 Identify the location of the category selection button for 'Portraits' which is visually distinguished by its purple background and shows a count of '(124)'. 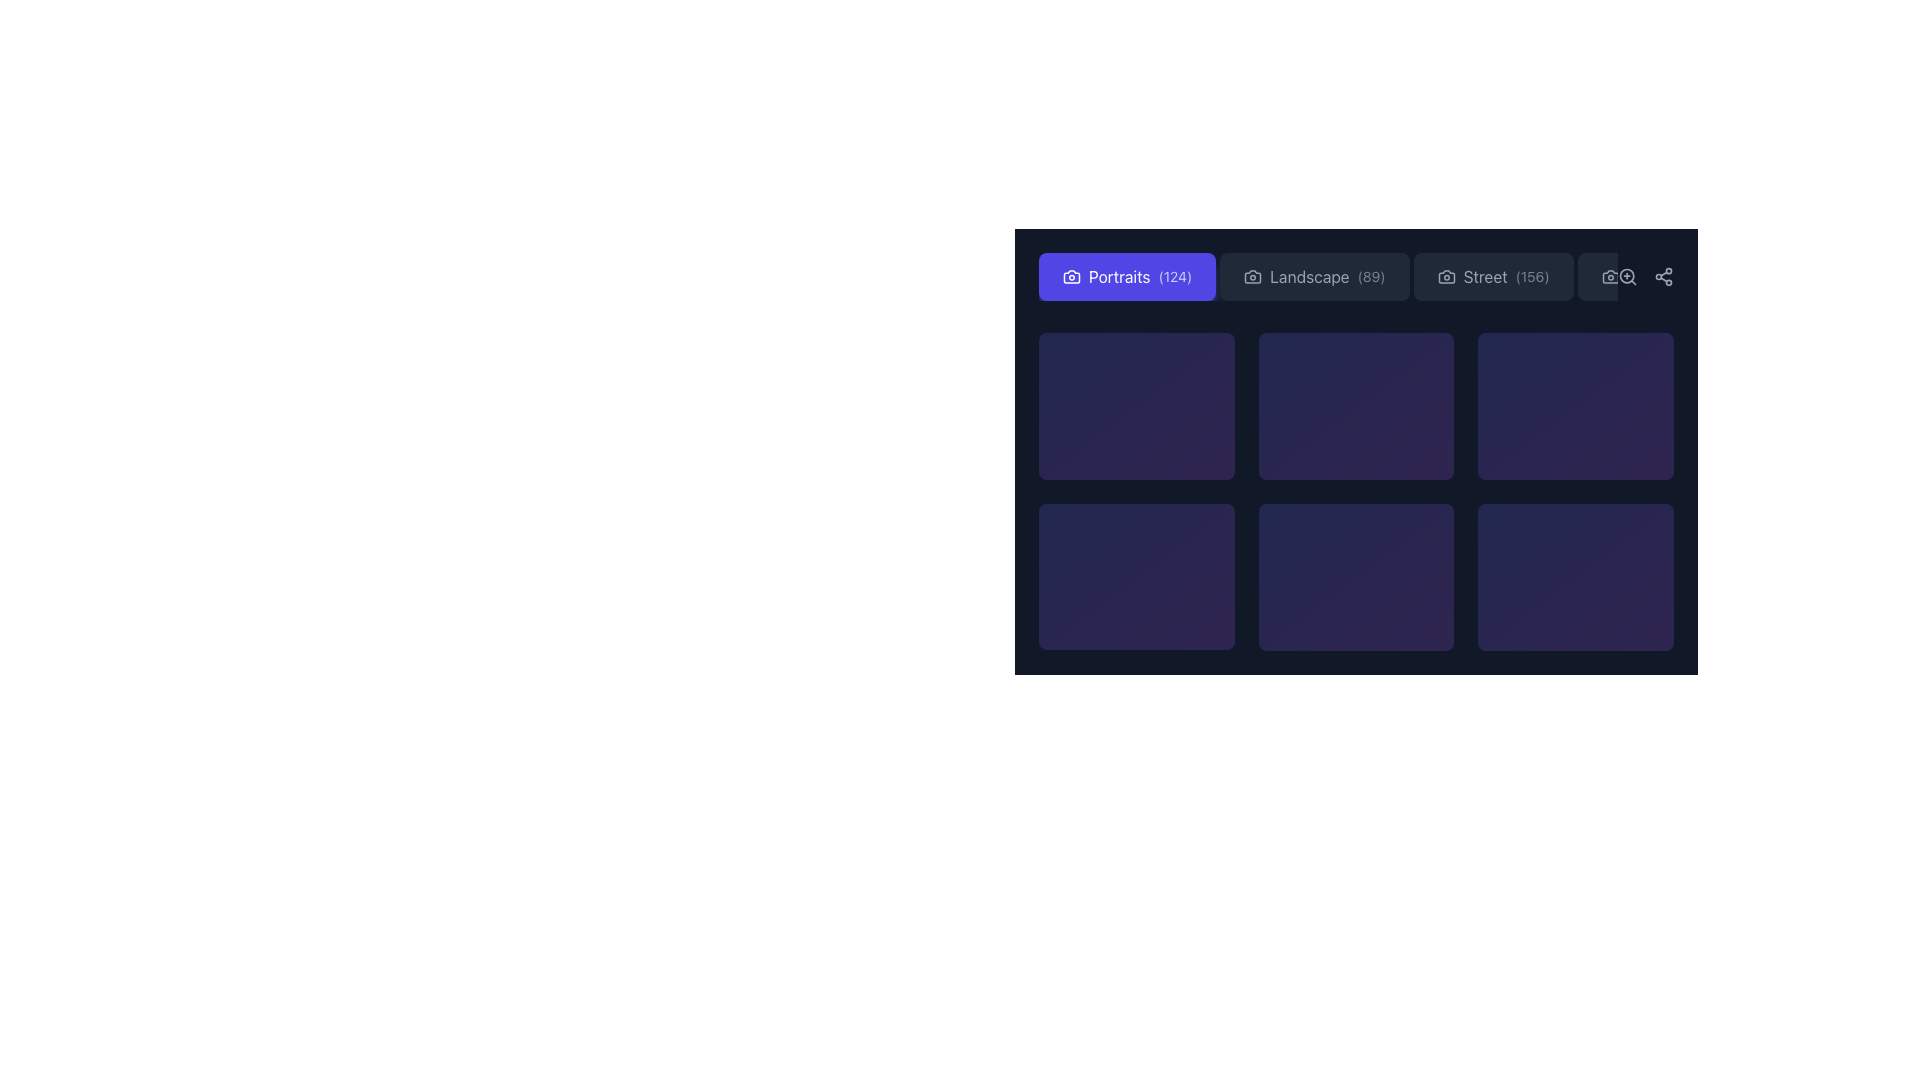
(1127, 277).